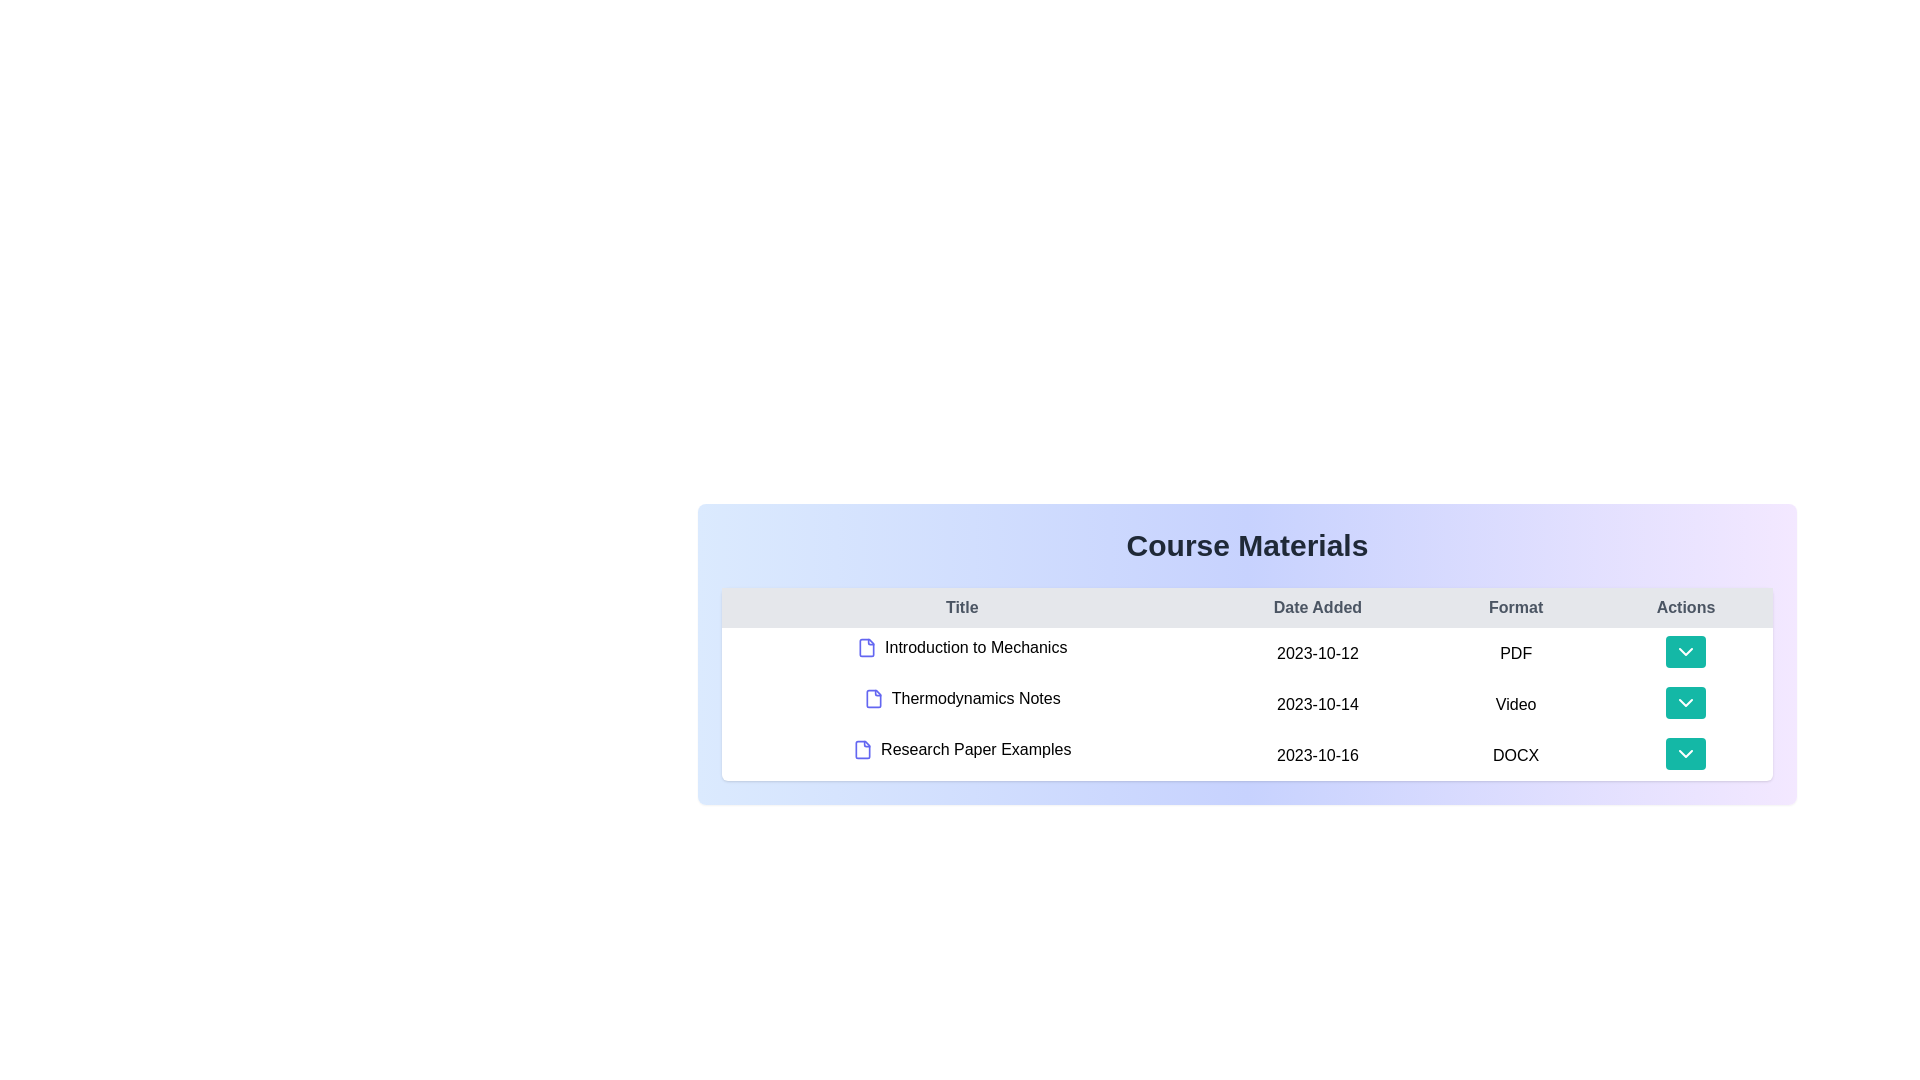 Image resolution: width=1920 pixels, height=1080 pixels. Describe the element at coordinates (1246, 546) in the screenshot. I see `header text labeled 'Course Materials', which is a large, bold text centered at the top of a section with a light gradient background` at that location.